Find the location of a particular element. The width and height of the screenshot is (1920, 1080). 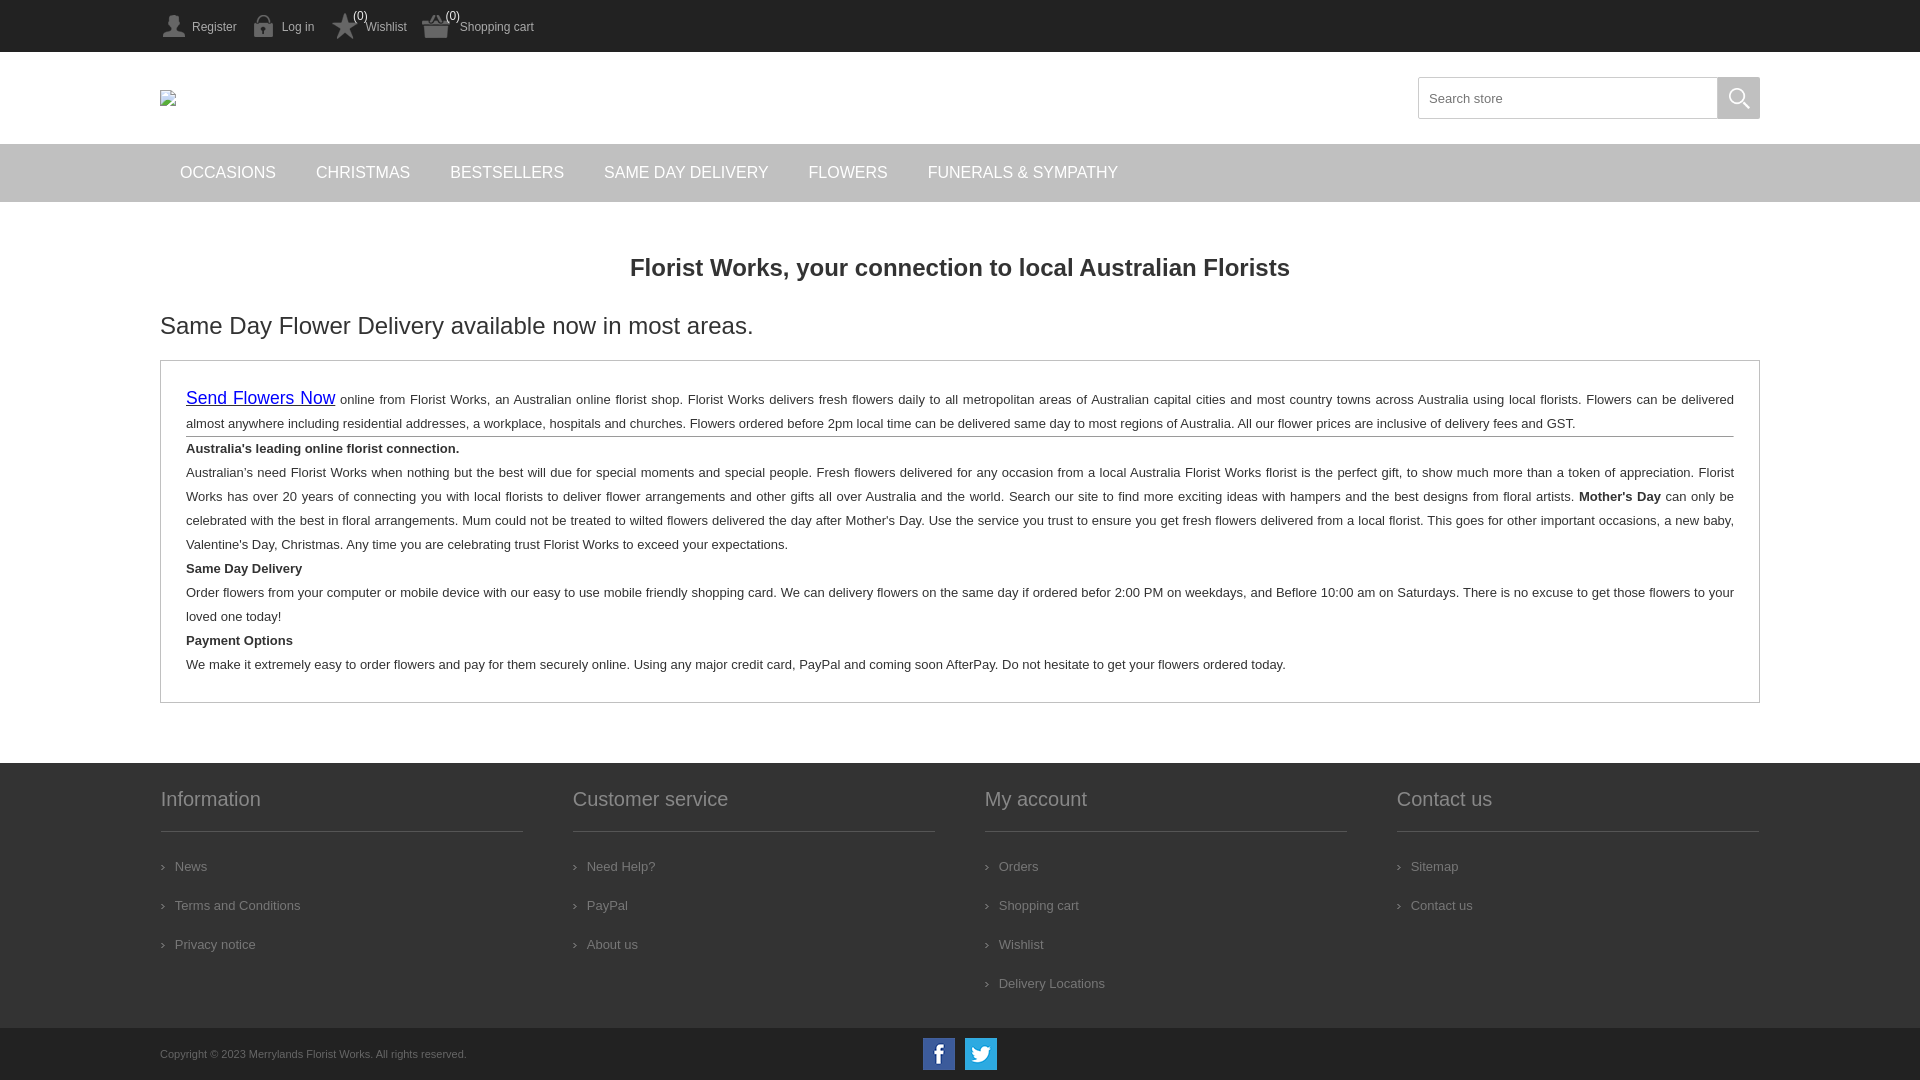

'Contact us' is located at coordinates (1434, 905).